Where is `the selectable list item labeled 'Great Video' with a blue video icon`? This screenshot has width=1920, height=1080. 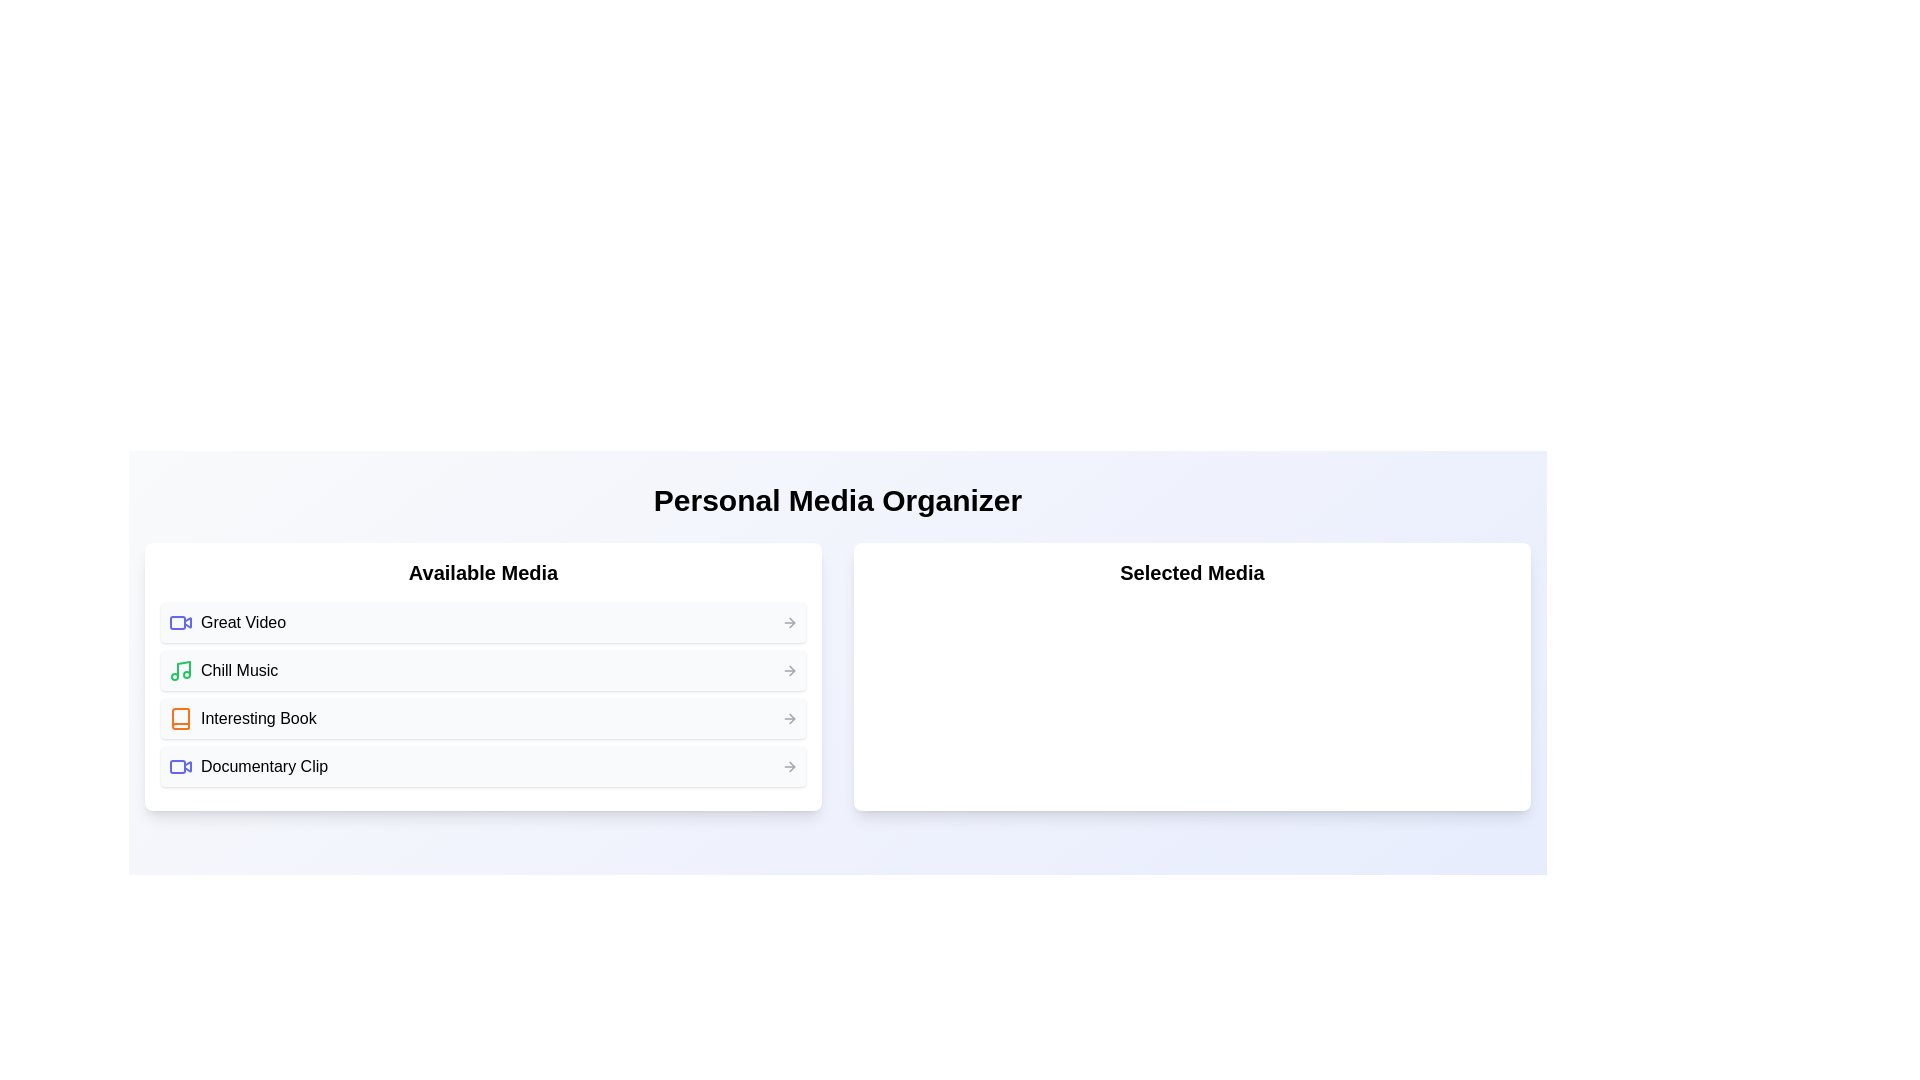
the selectable list item labeled 'Great Video' with a blue video icon is located at coordinates (227, 622).